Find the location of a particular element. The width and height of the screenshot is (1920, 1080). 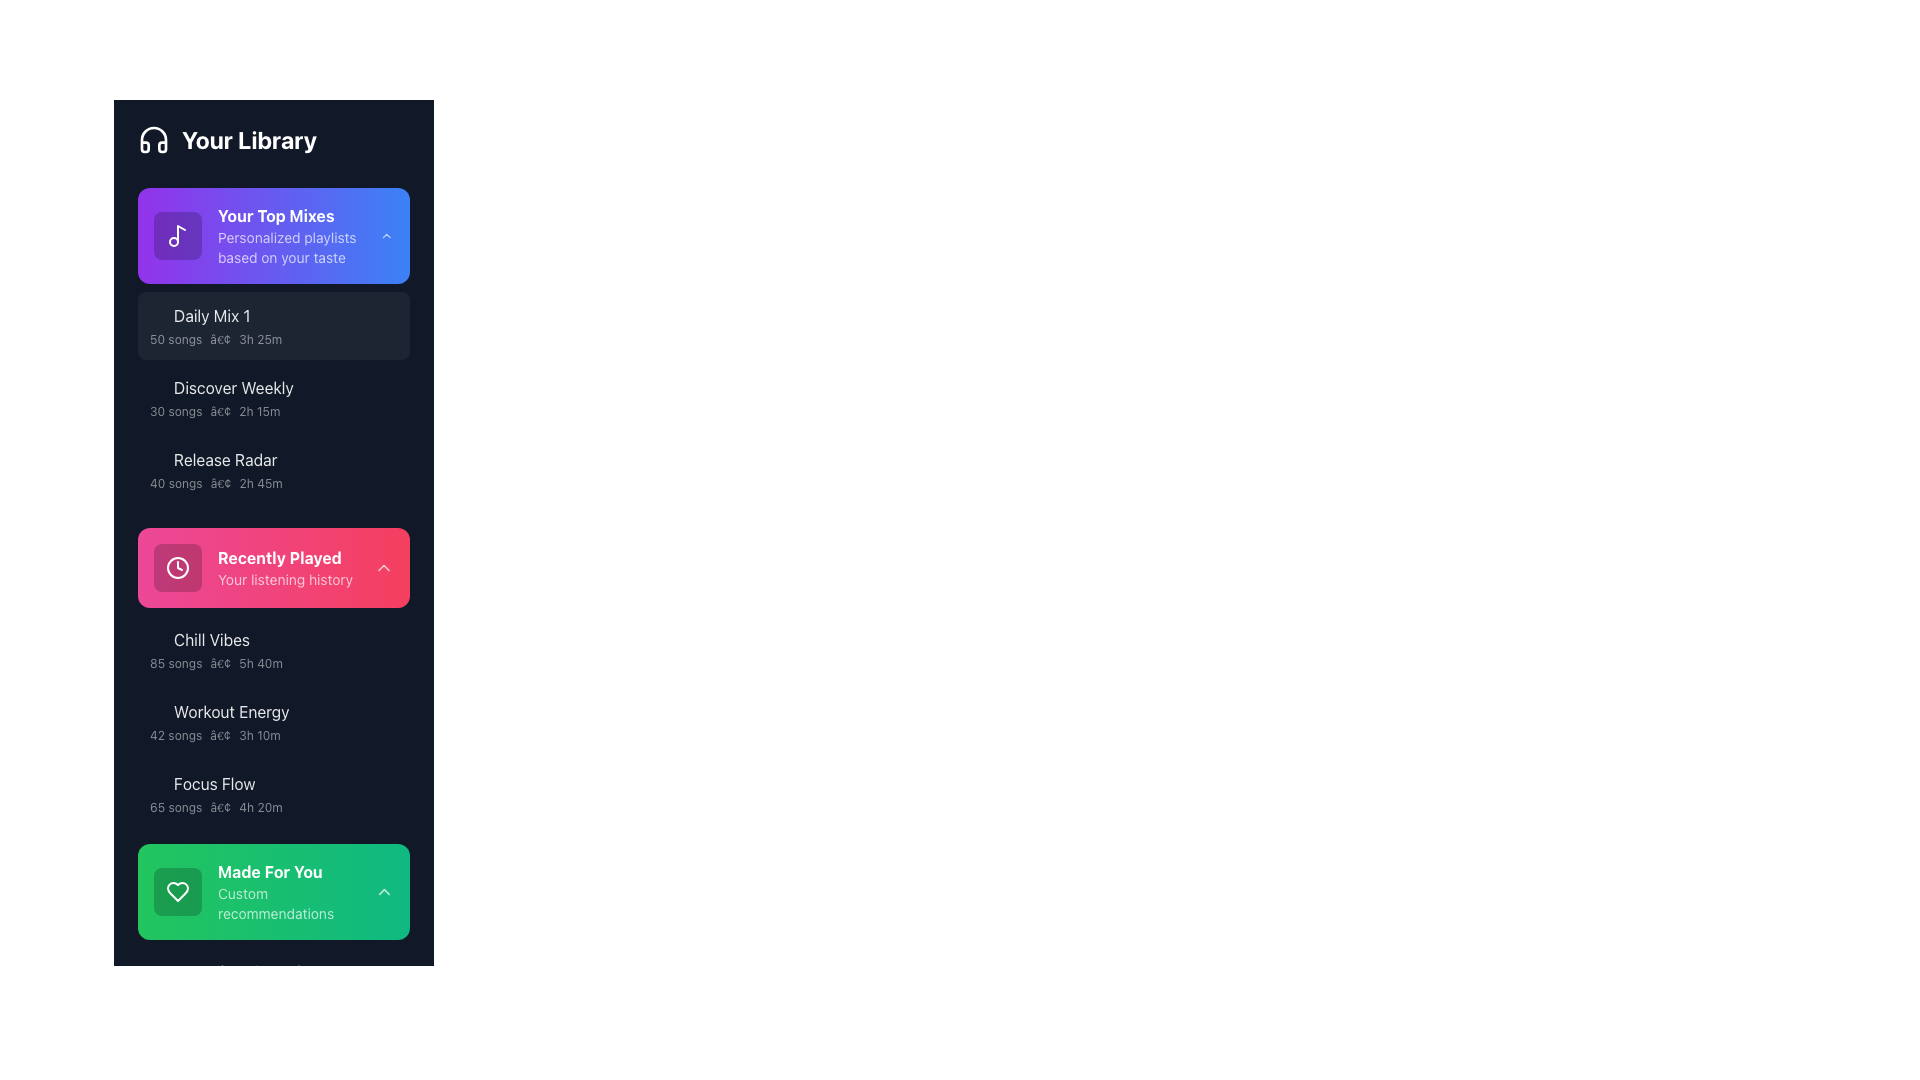

the text label displaying 'Focus Flow', which is styled in white and is the fifth item in a vertical list layout is located at coordinates (214, 782).